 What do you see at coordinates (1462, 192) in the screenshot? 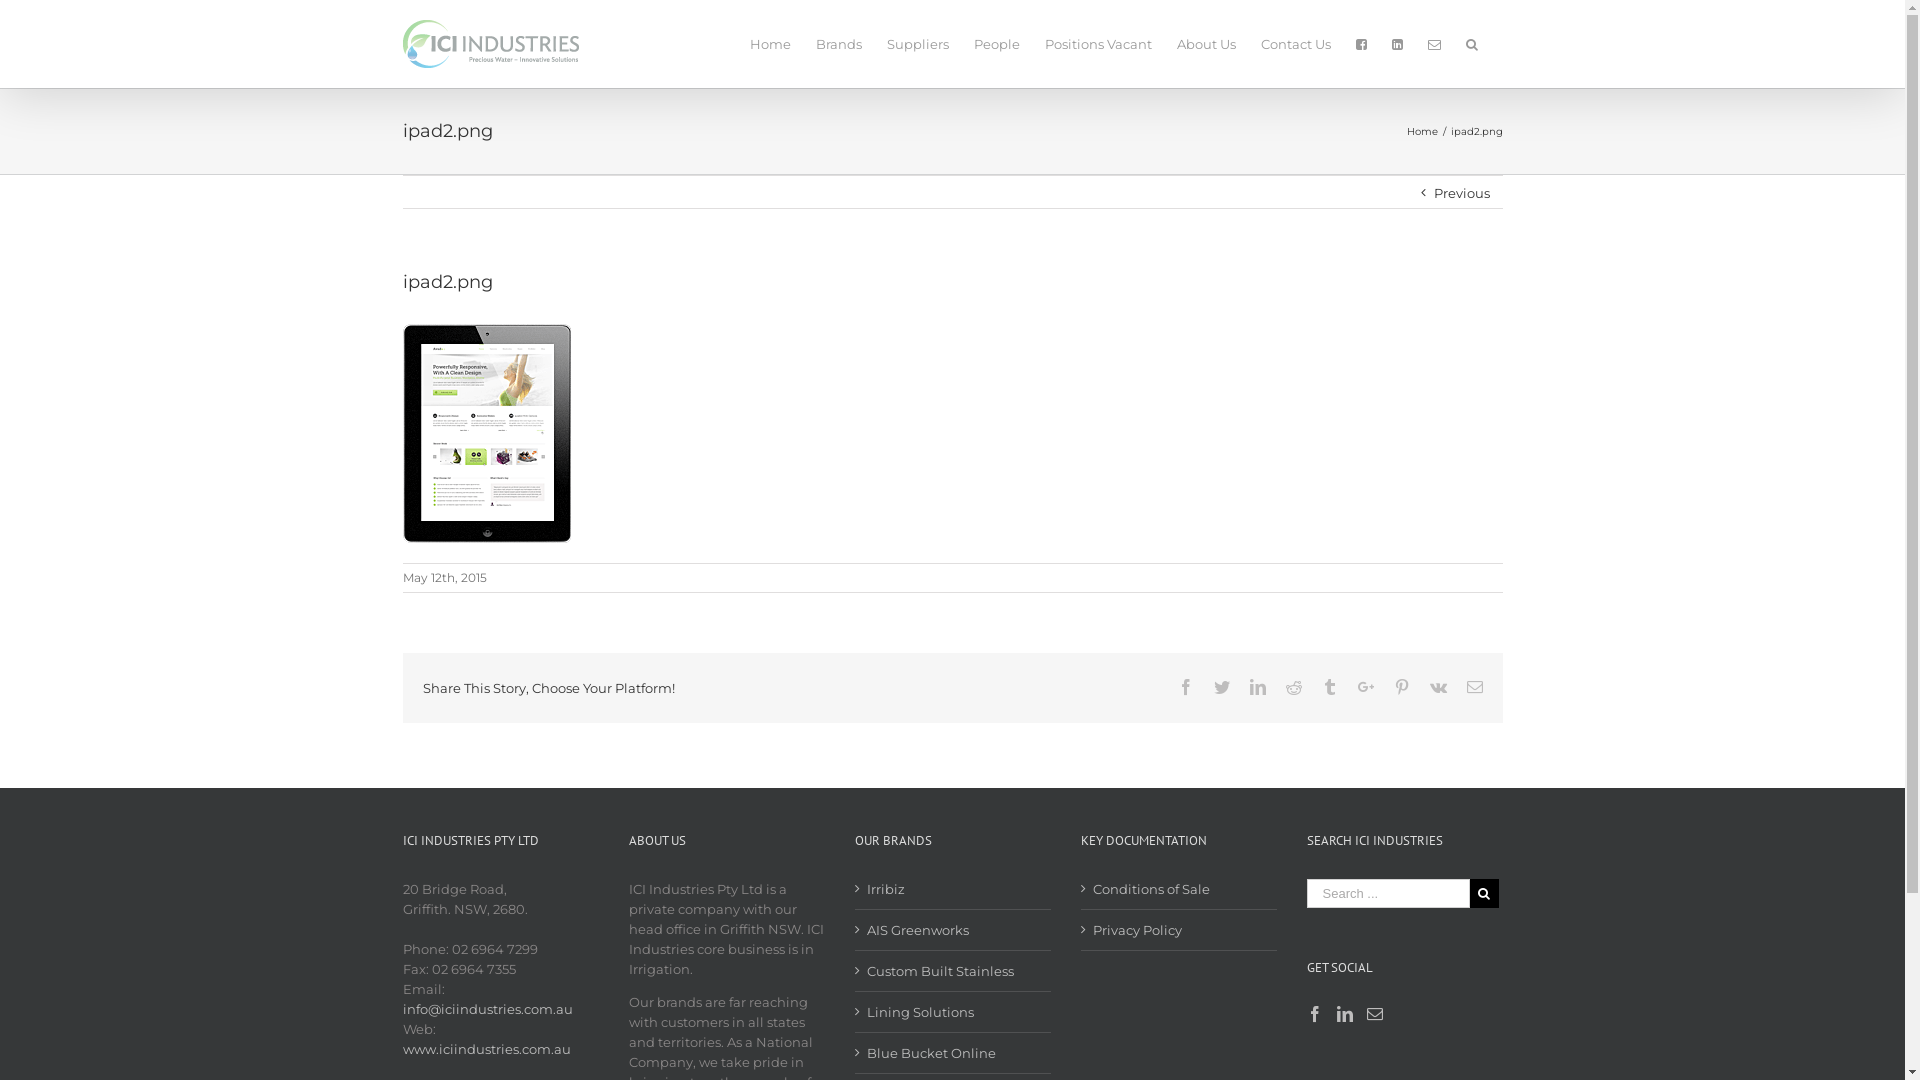
I see `'Previous'` at bounding box center [1462, 192].